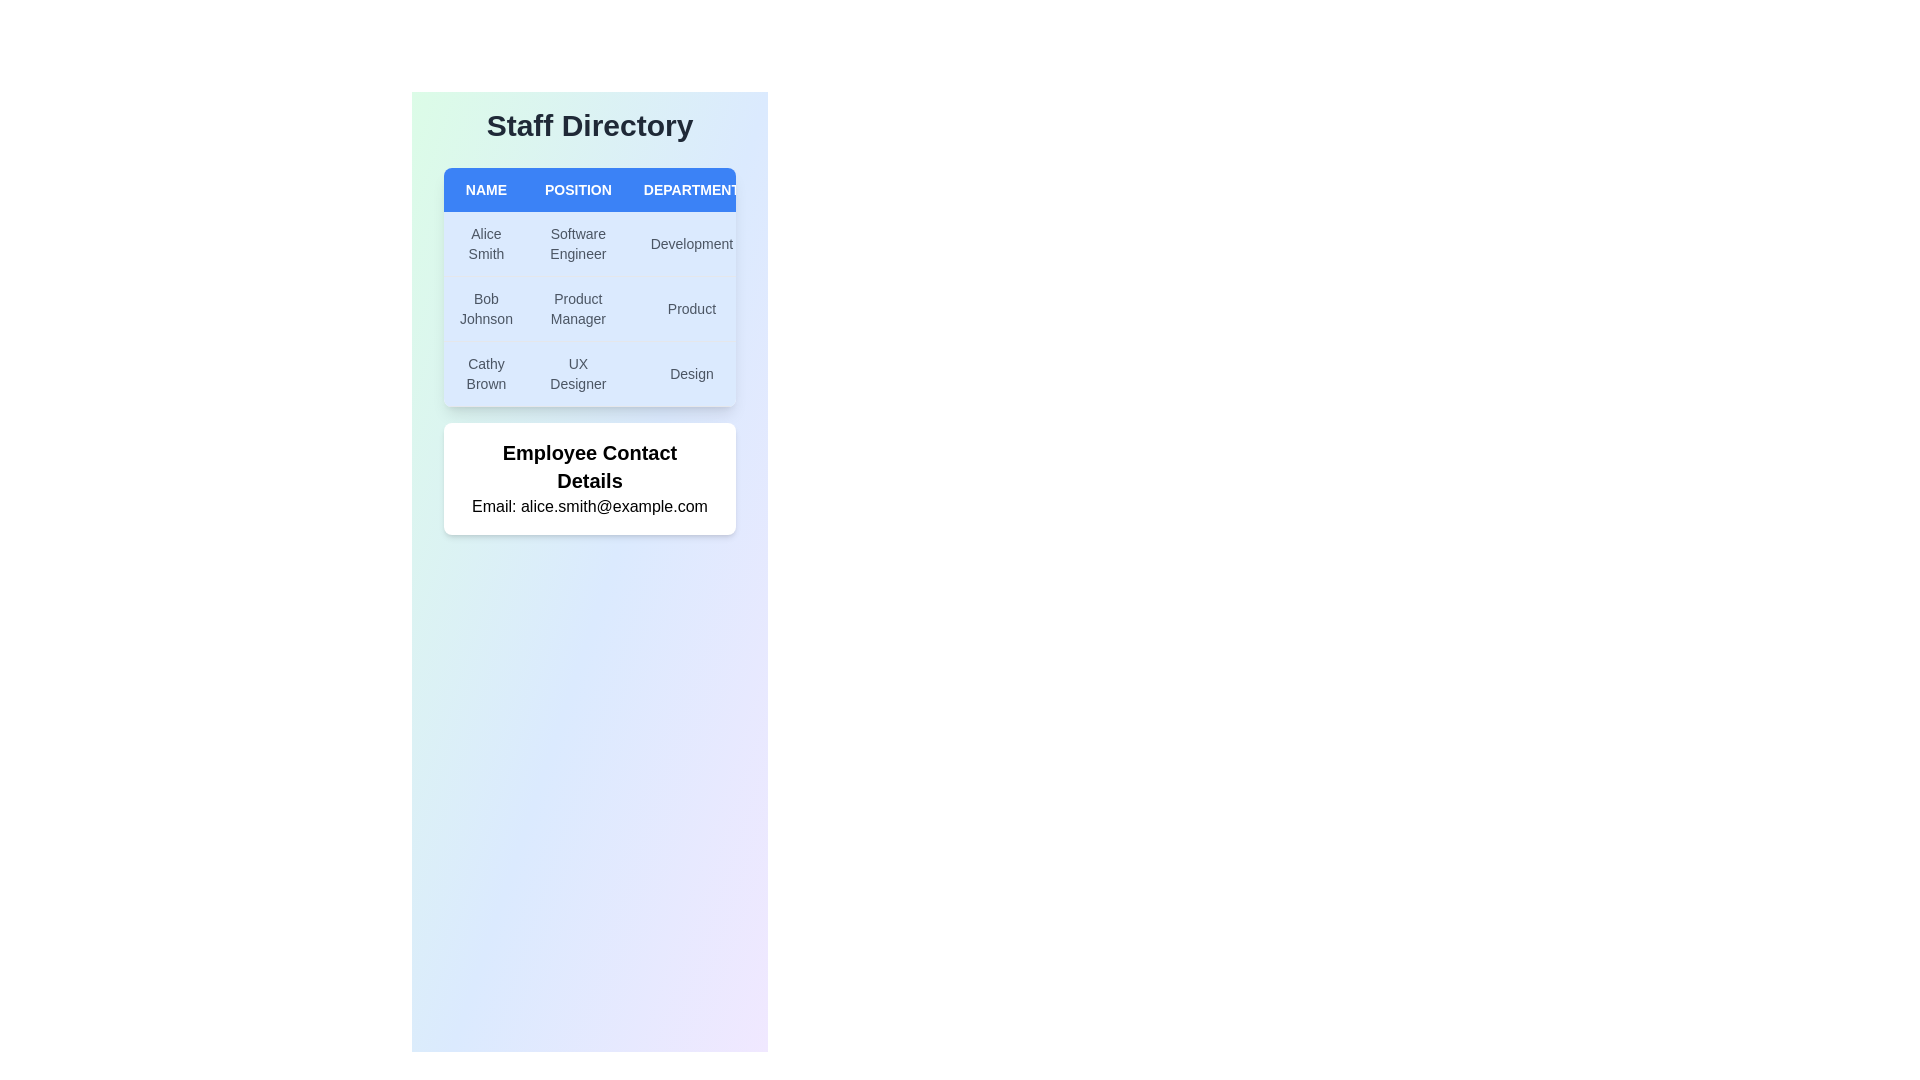 This screenshot has width=1920, height=1080. I want to click on the table header cell labeled 'NAME', which is the first column header with a blue background and bold white text, so click(486, 189).